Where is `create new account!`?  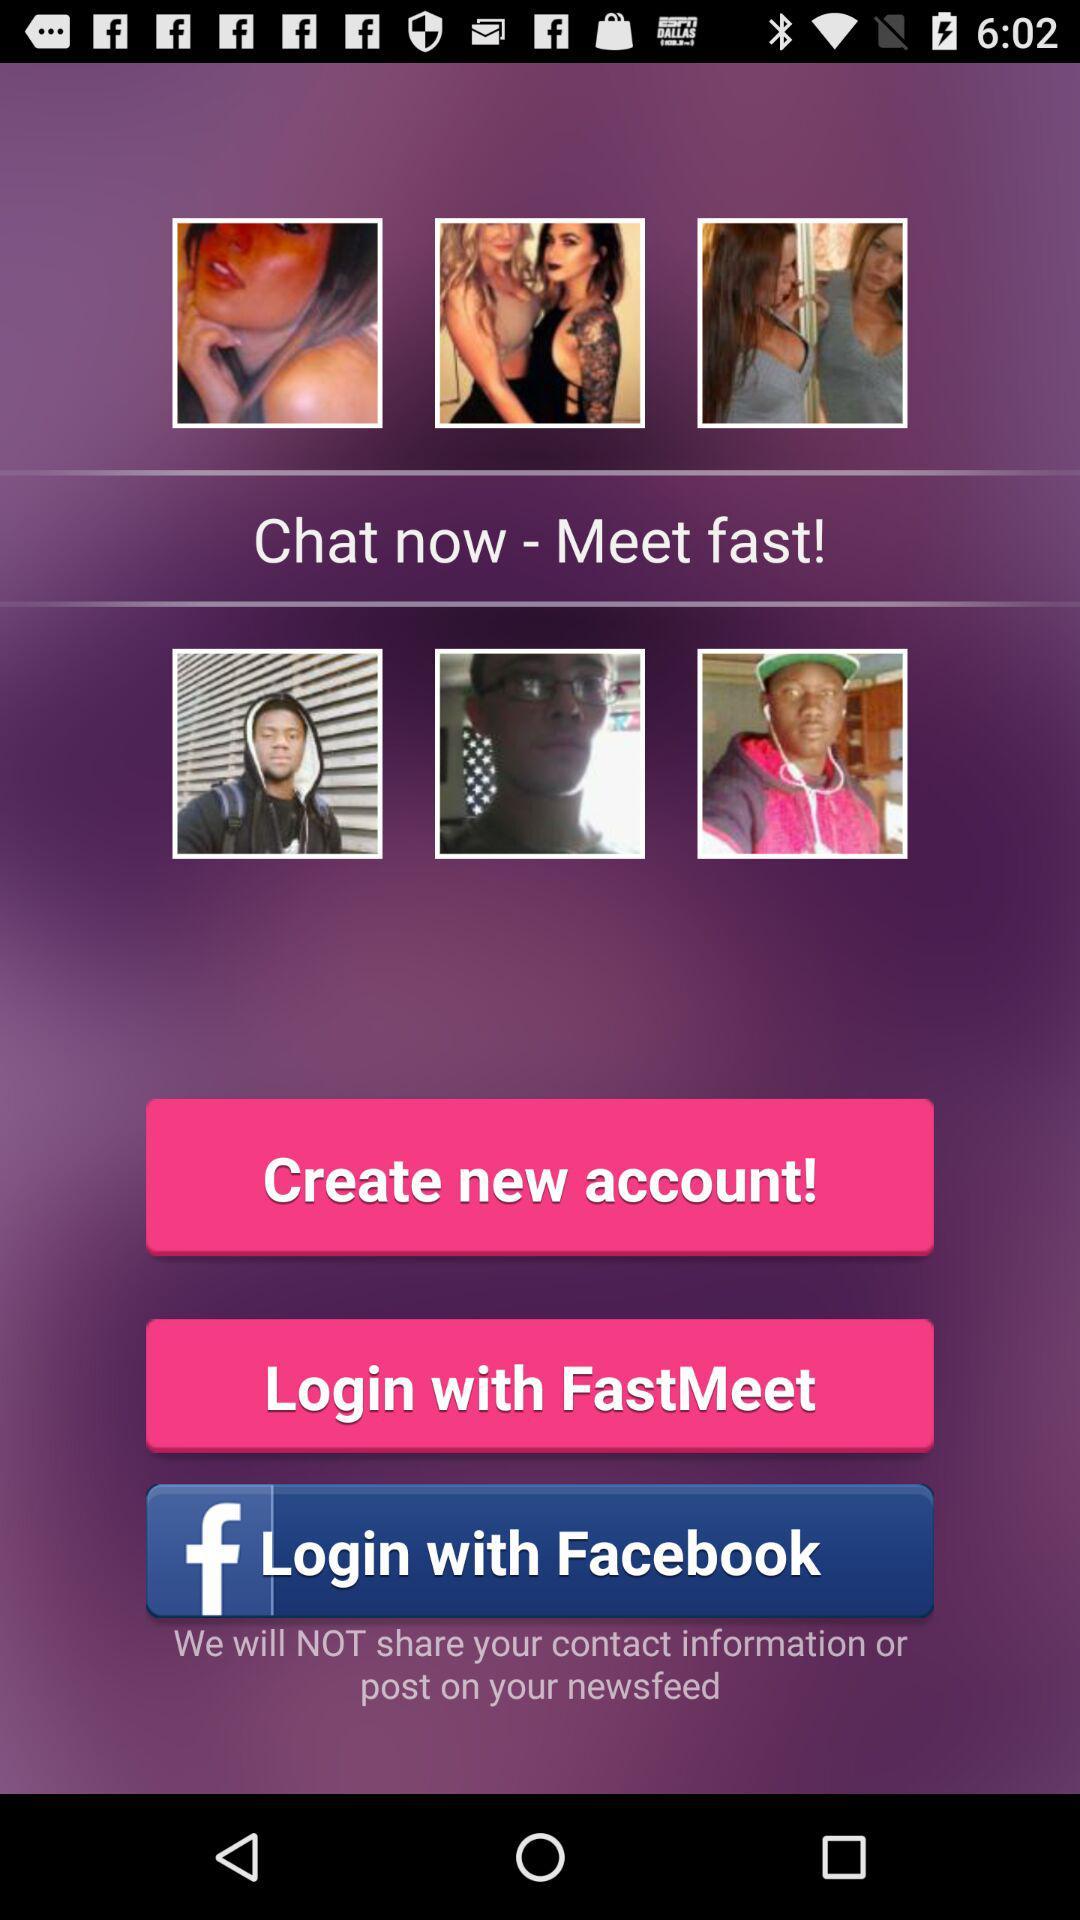
create new account! is located at coordinates (540, 1177).